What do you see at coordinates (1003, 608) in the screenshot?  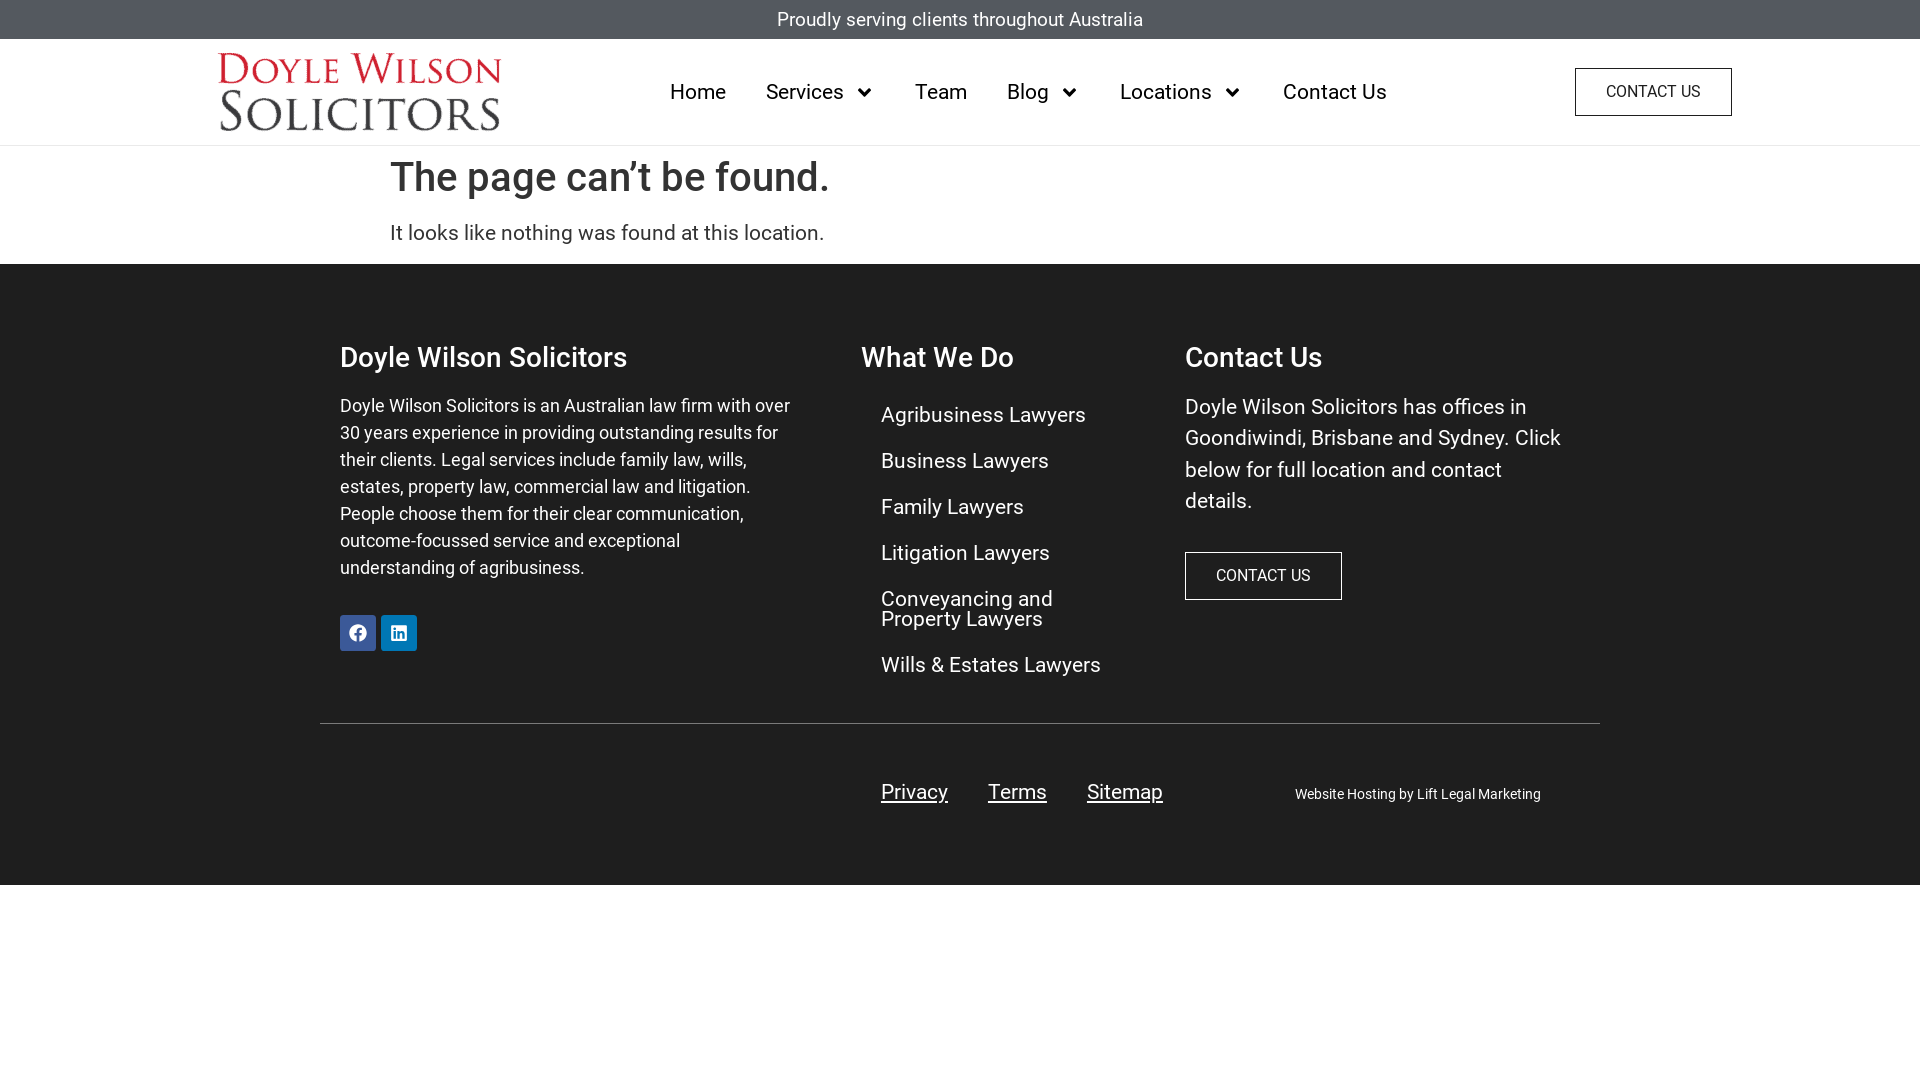 I see `'Conveyancing and Property Lawyers'` at bounding box center [1003, 608].